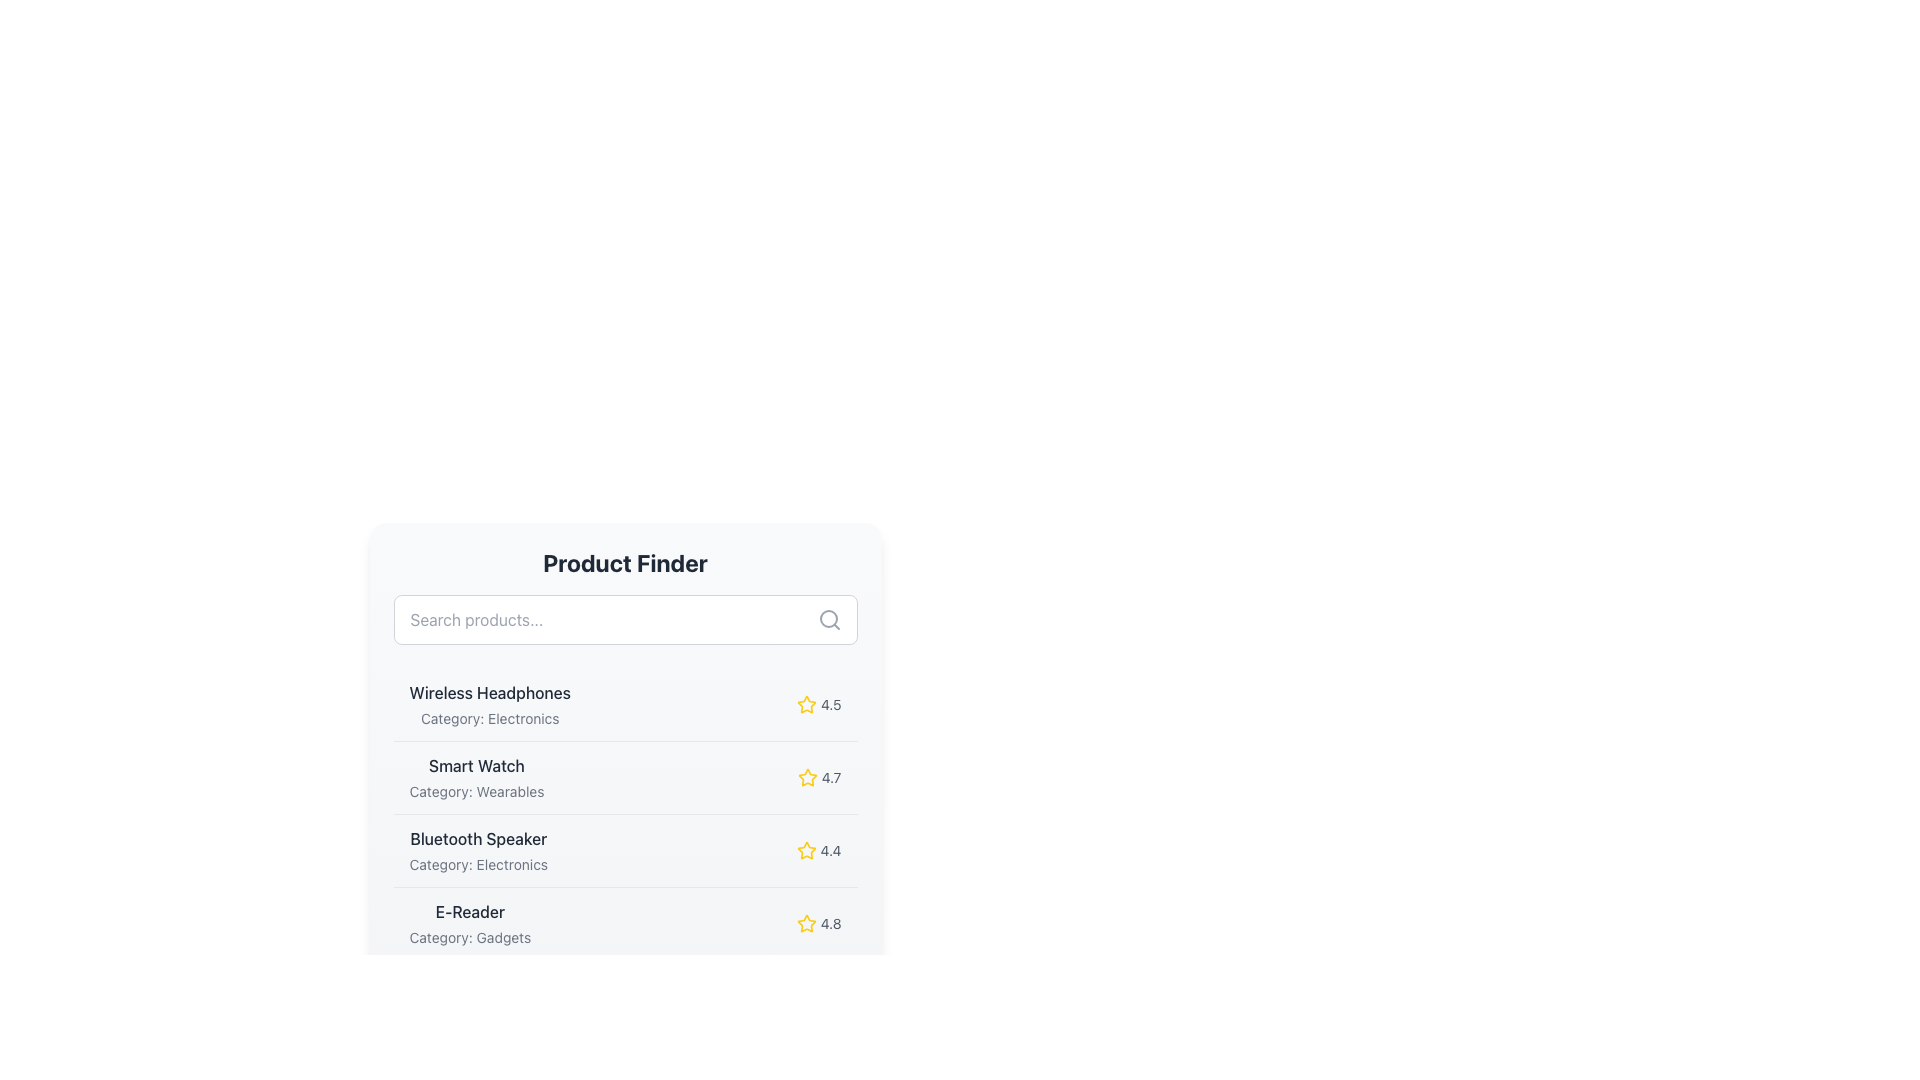 Image resolution: width=1920 pixels, height=1080 pixels. Describe the element at coordinates (819, 704) in the screenshot. I see `the Rating Display for the 'Wireless Headphones' product, located on the right side of the item in the product list` at that location.